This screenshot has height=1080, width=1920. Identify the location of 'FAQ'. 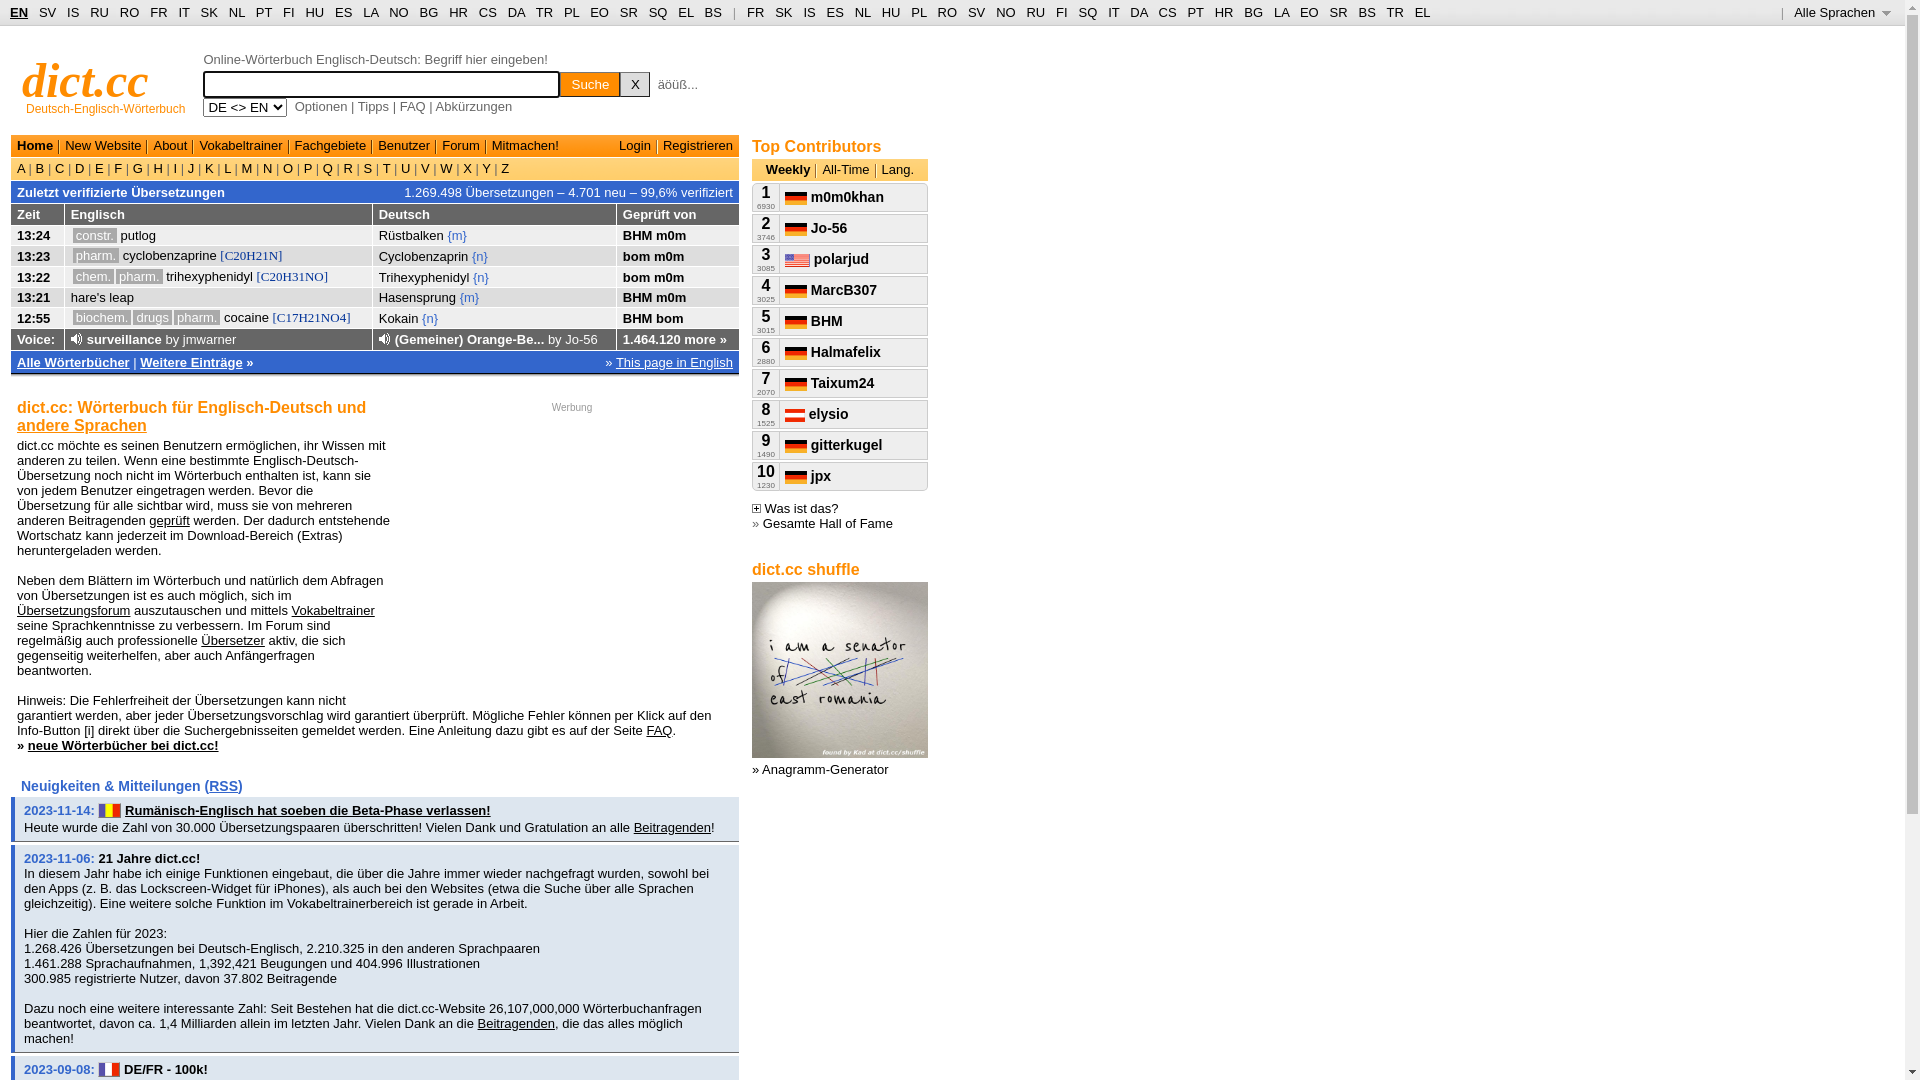
(411, 106).